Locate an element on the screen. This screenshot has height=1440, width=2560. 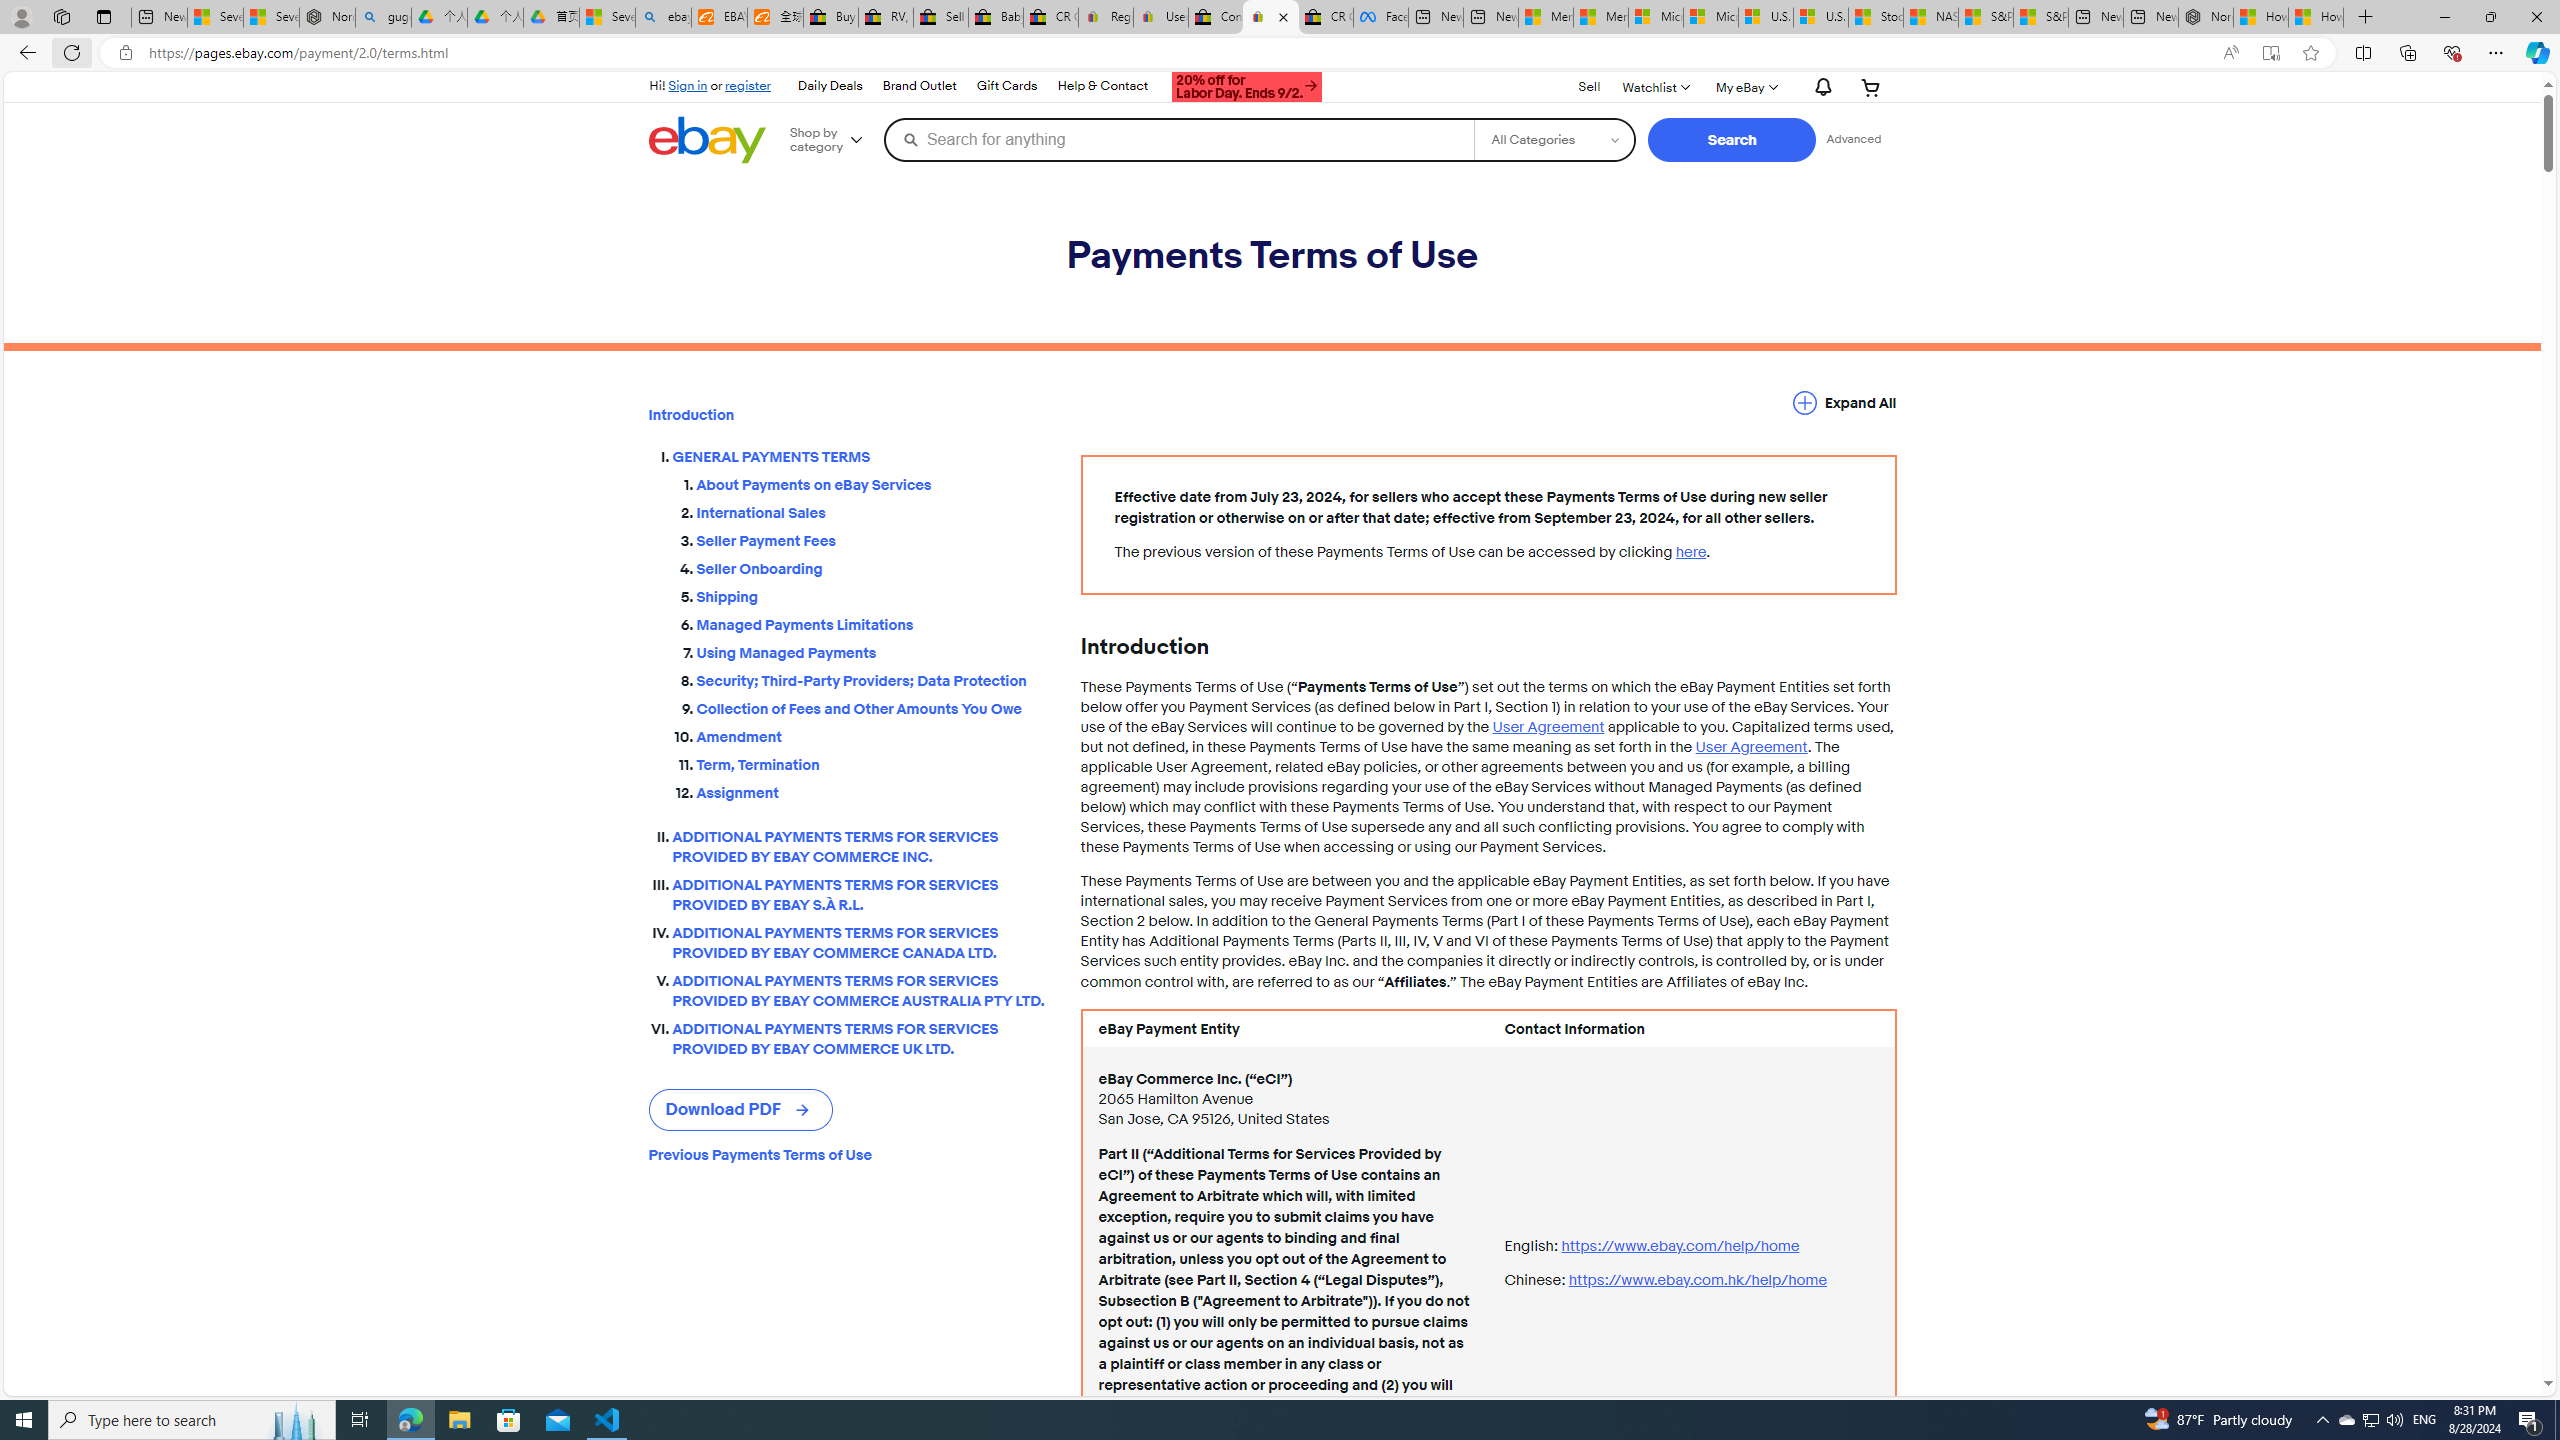
'Advanced Search' is located at coordinates (1852, 138).